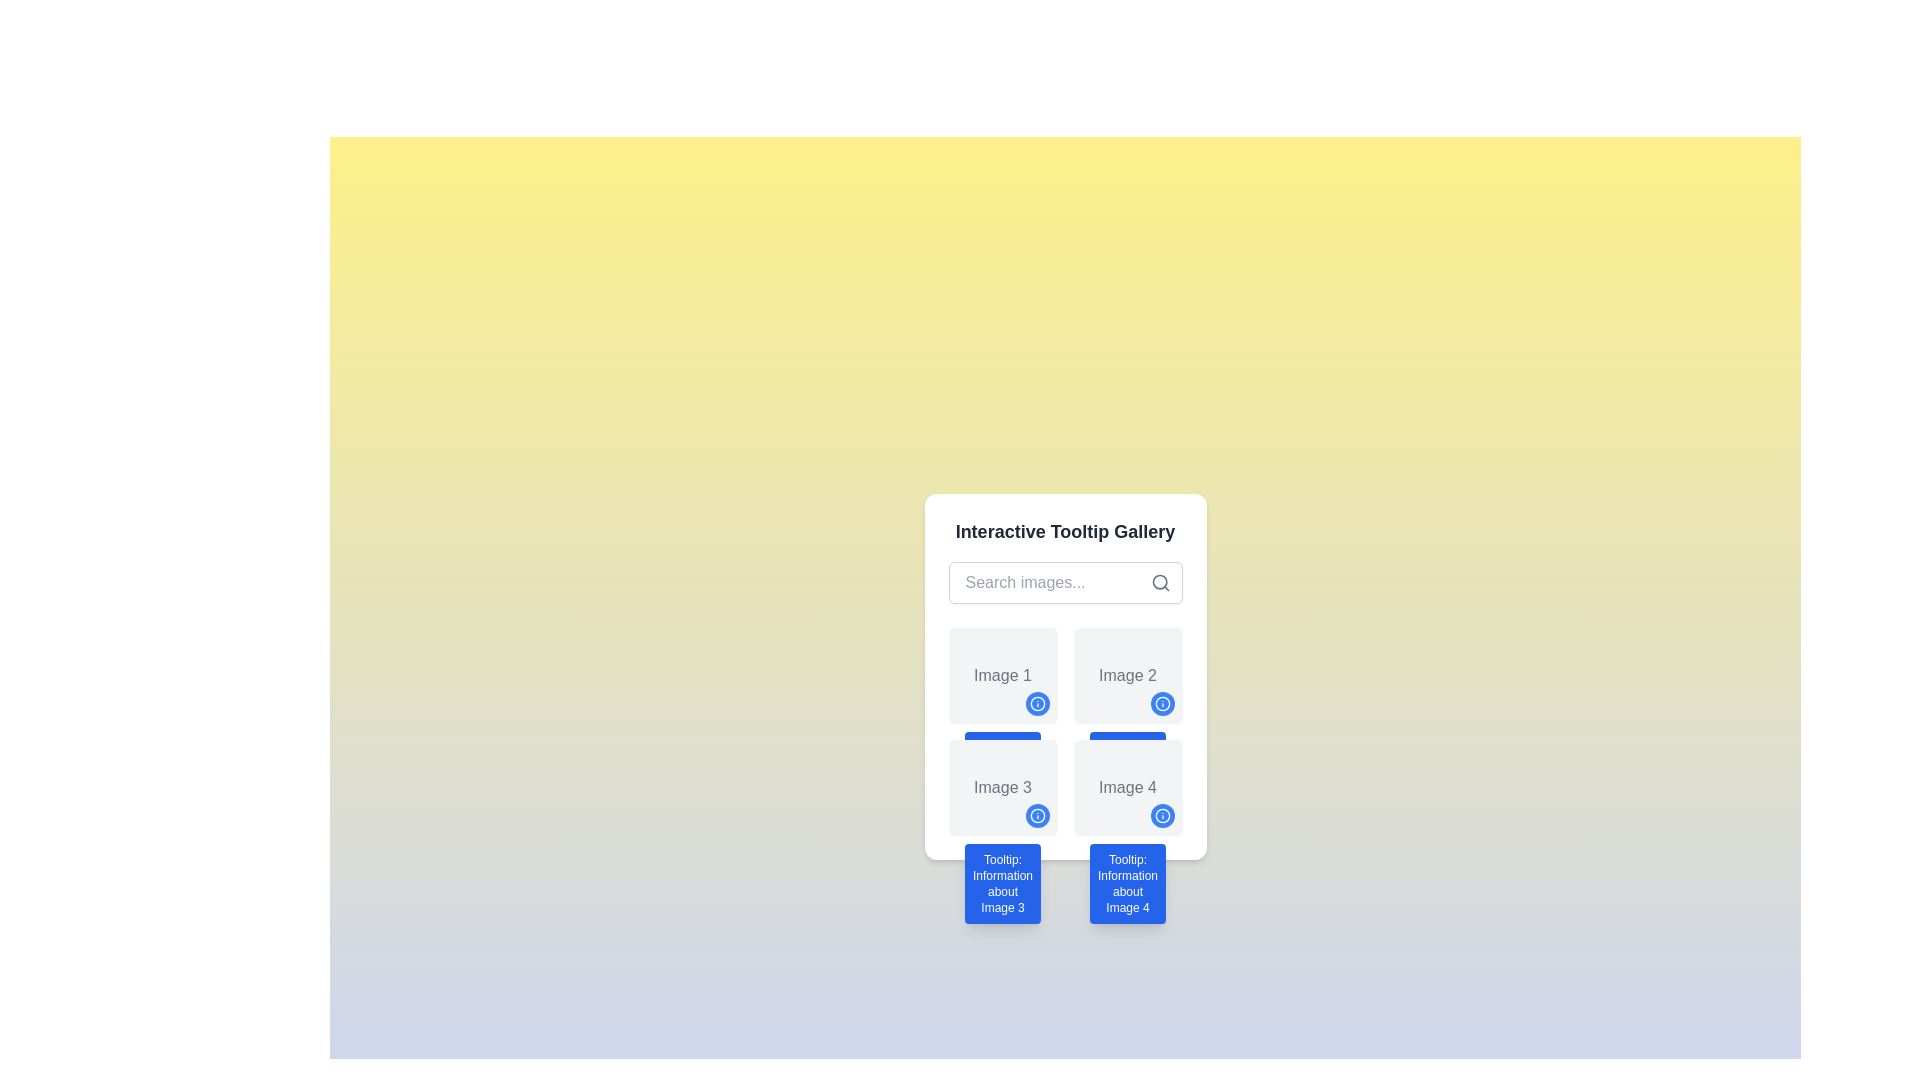 The width and height of the screenshot is (1920, 1080). What do you see at coordinates (1162, 816) in the screenshot?
I see `the information icon located at the bottom-right corner of the fourth image in the grid layout` at bounding box center [1162, 816].